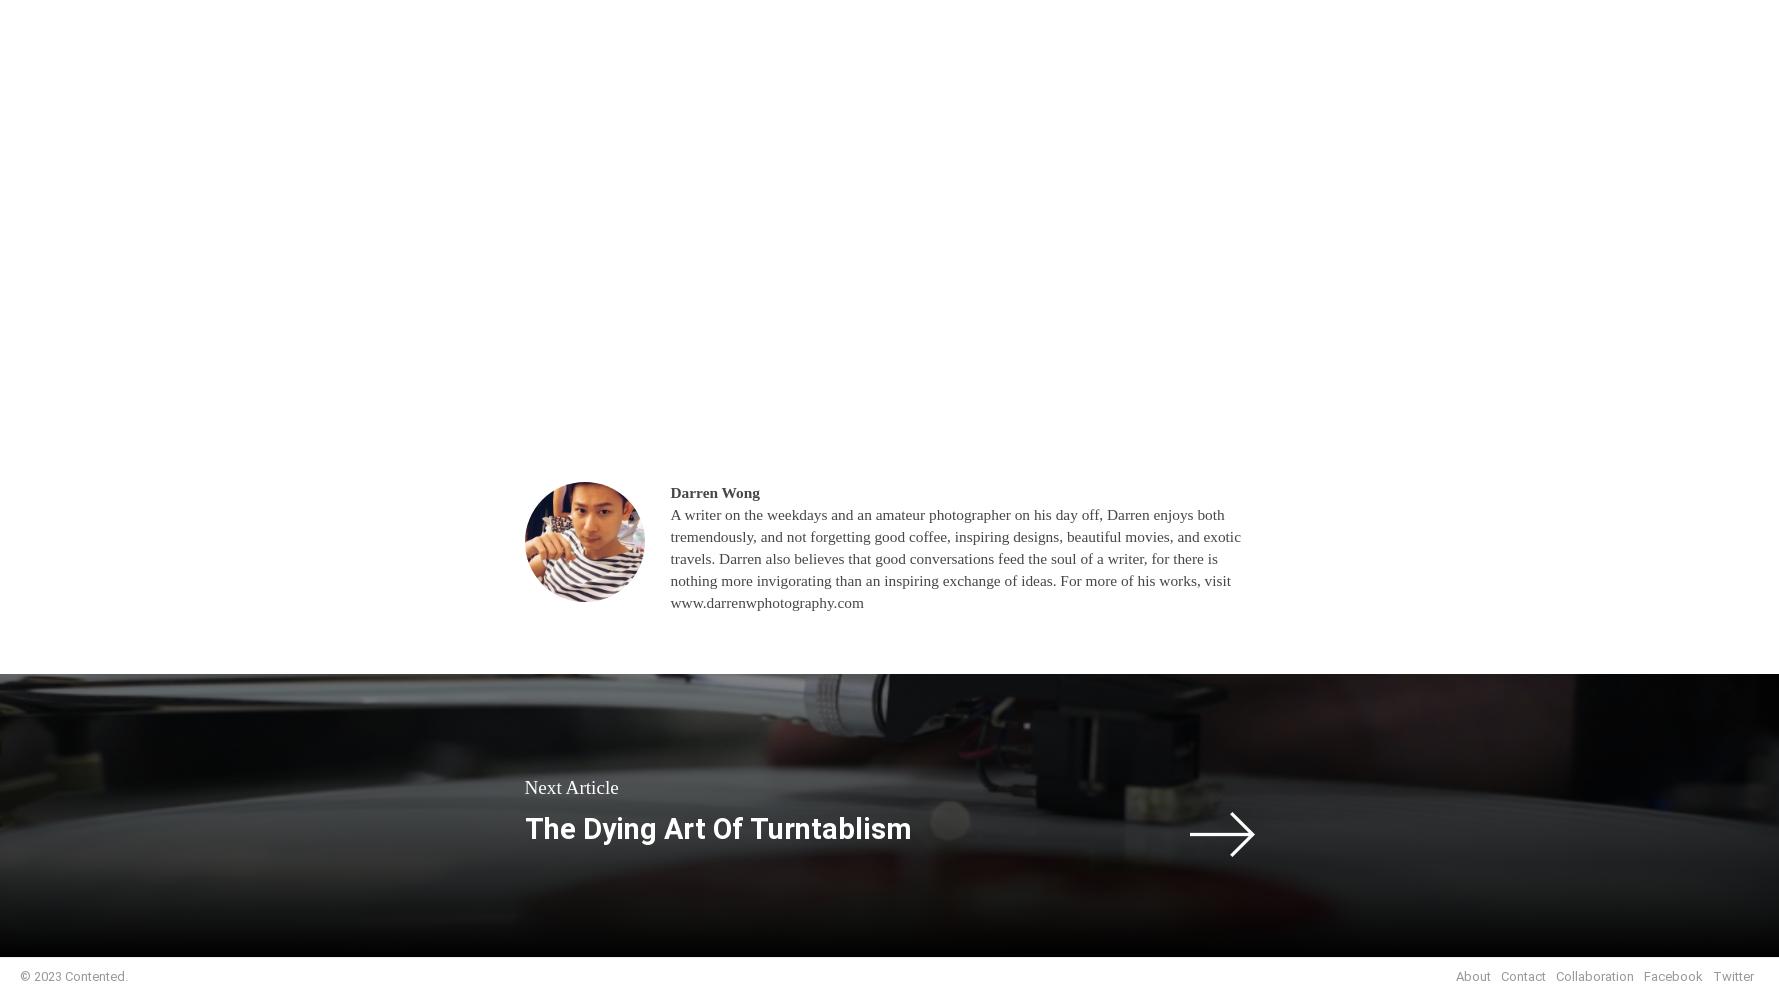  What do you see at coordinates (1643, 975) in the screenshot?
I see `'Facebook'` at bounding box center [1643, 975].